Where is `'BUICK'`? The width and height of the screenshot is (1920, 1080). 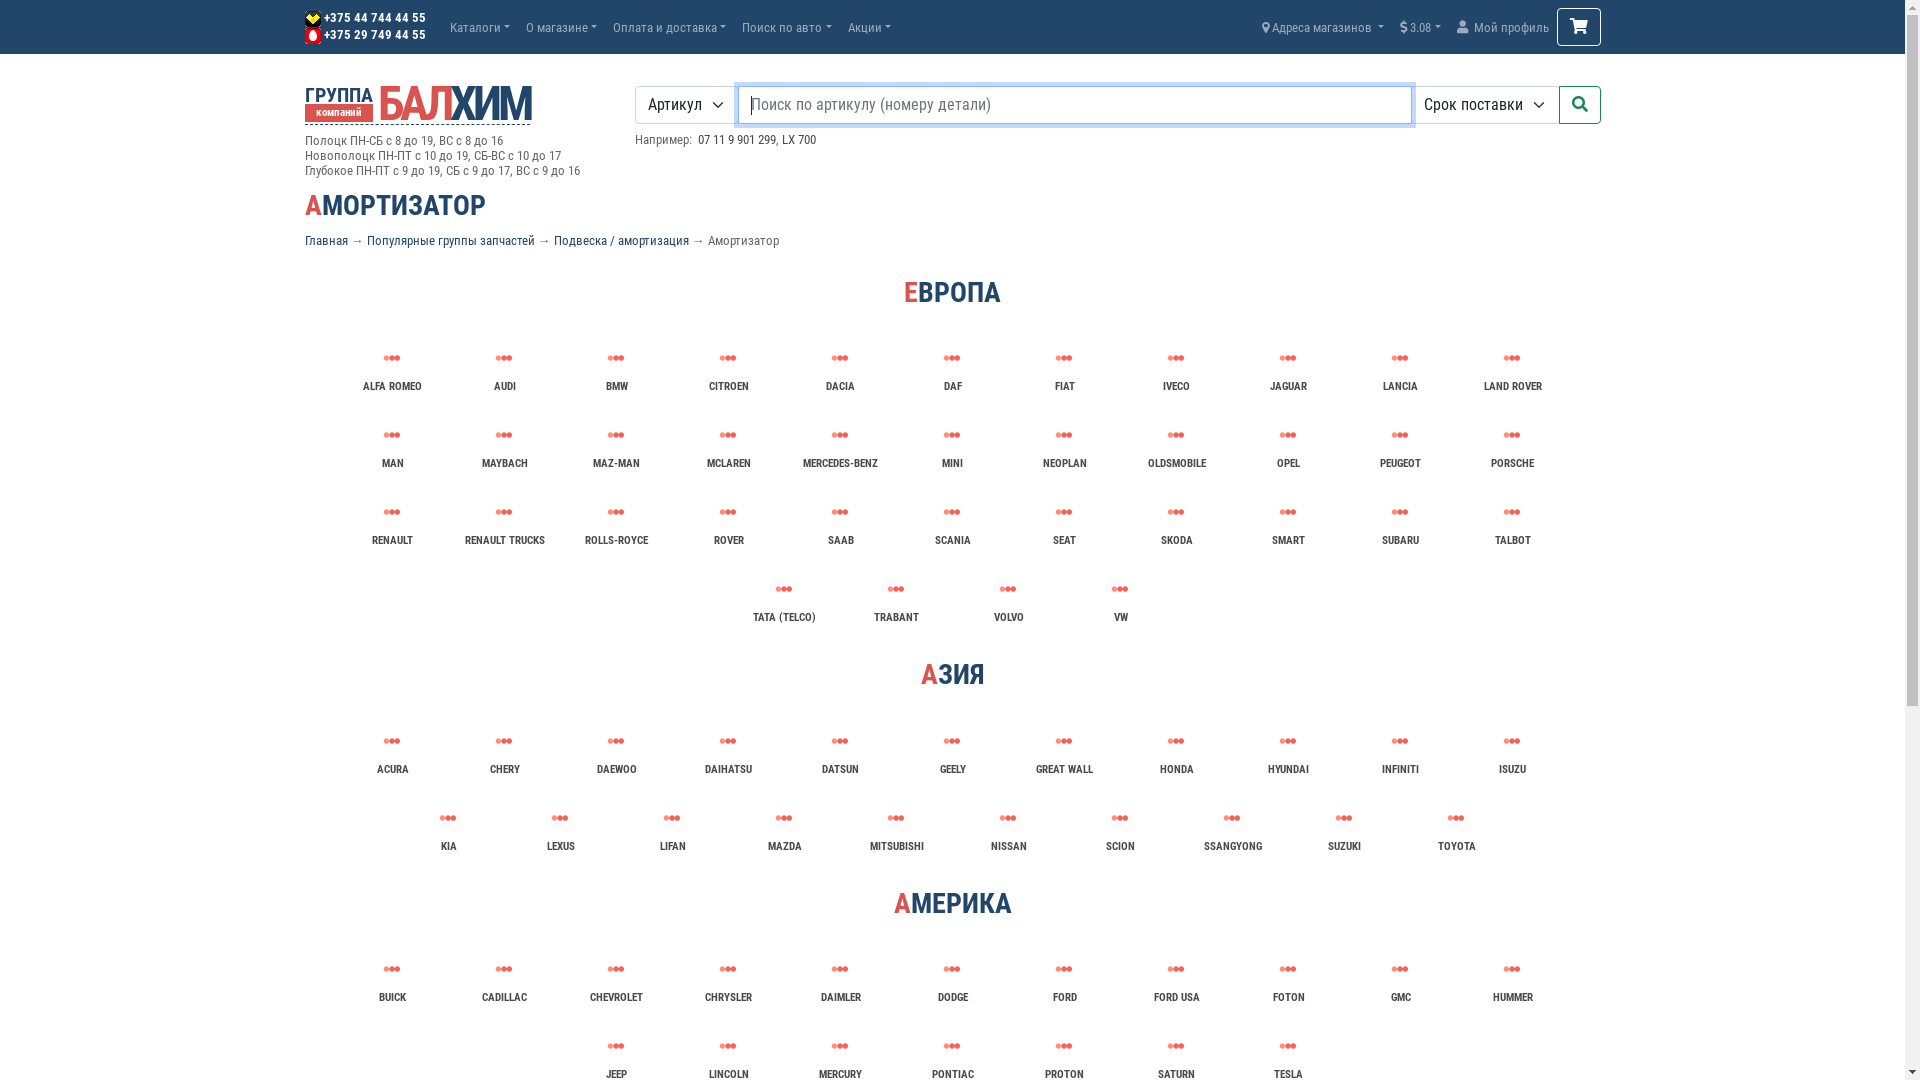
'BUICK' is located at coordinates (392, 975).